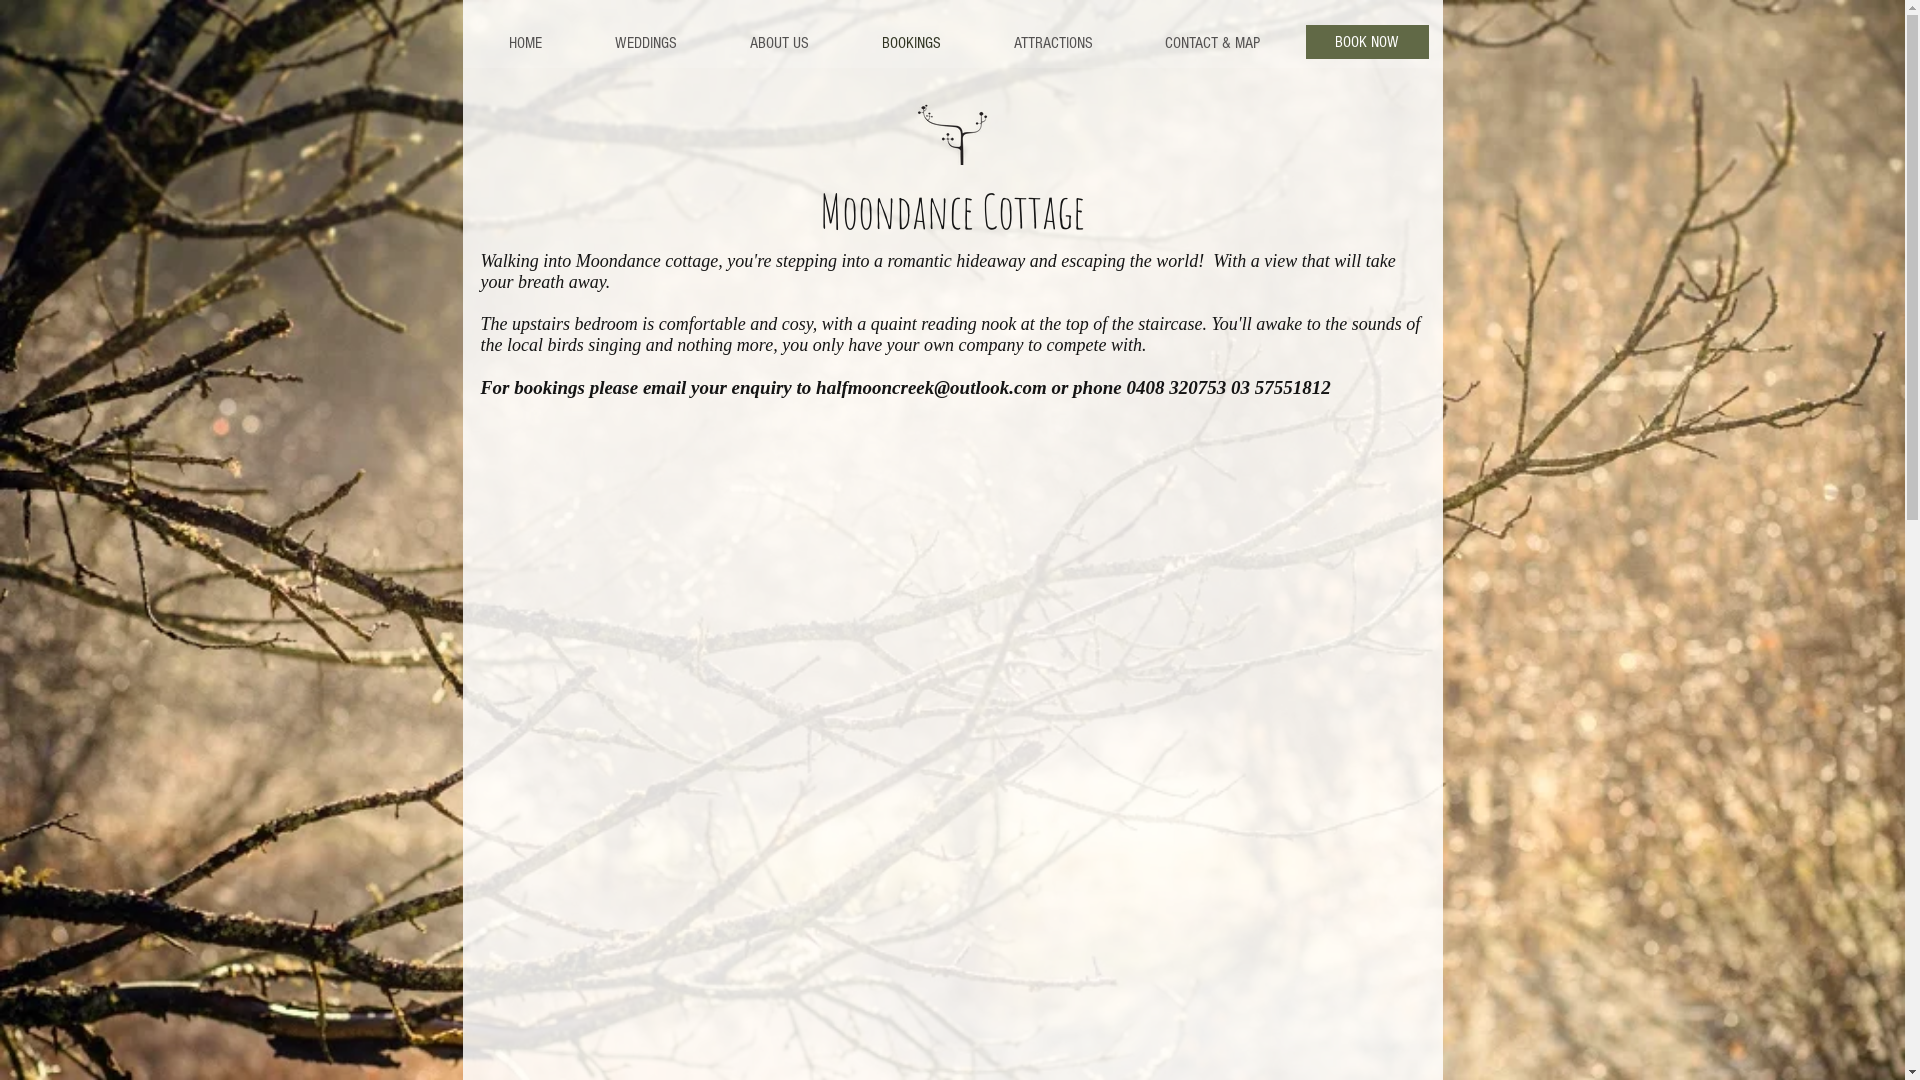  Describe the element at coordinates (711, 43) in the screenshot. I see `'ABOUT US'` at that location.